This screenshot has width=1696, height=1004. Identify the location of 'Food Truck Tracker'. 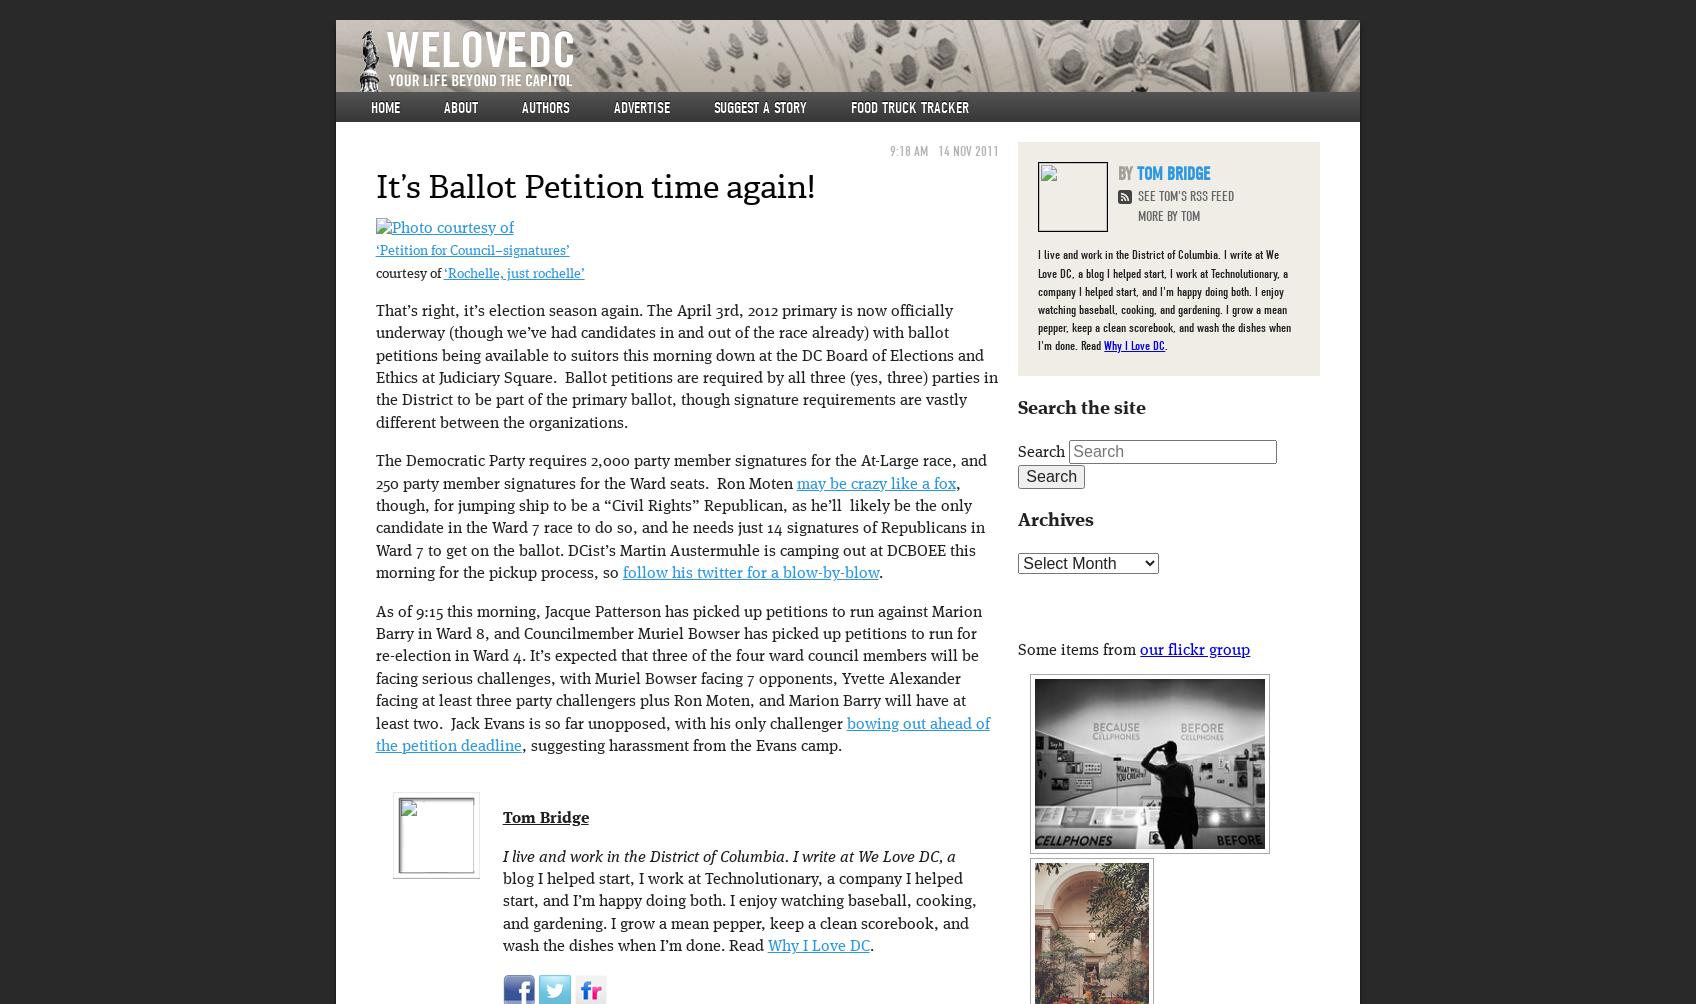
(910, 108).